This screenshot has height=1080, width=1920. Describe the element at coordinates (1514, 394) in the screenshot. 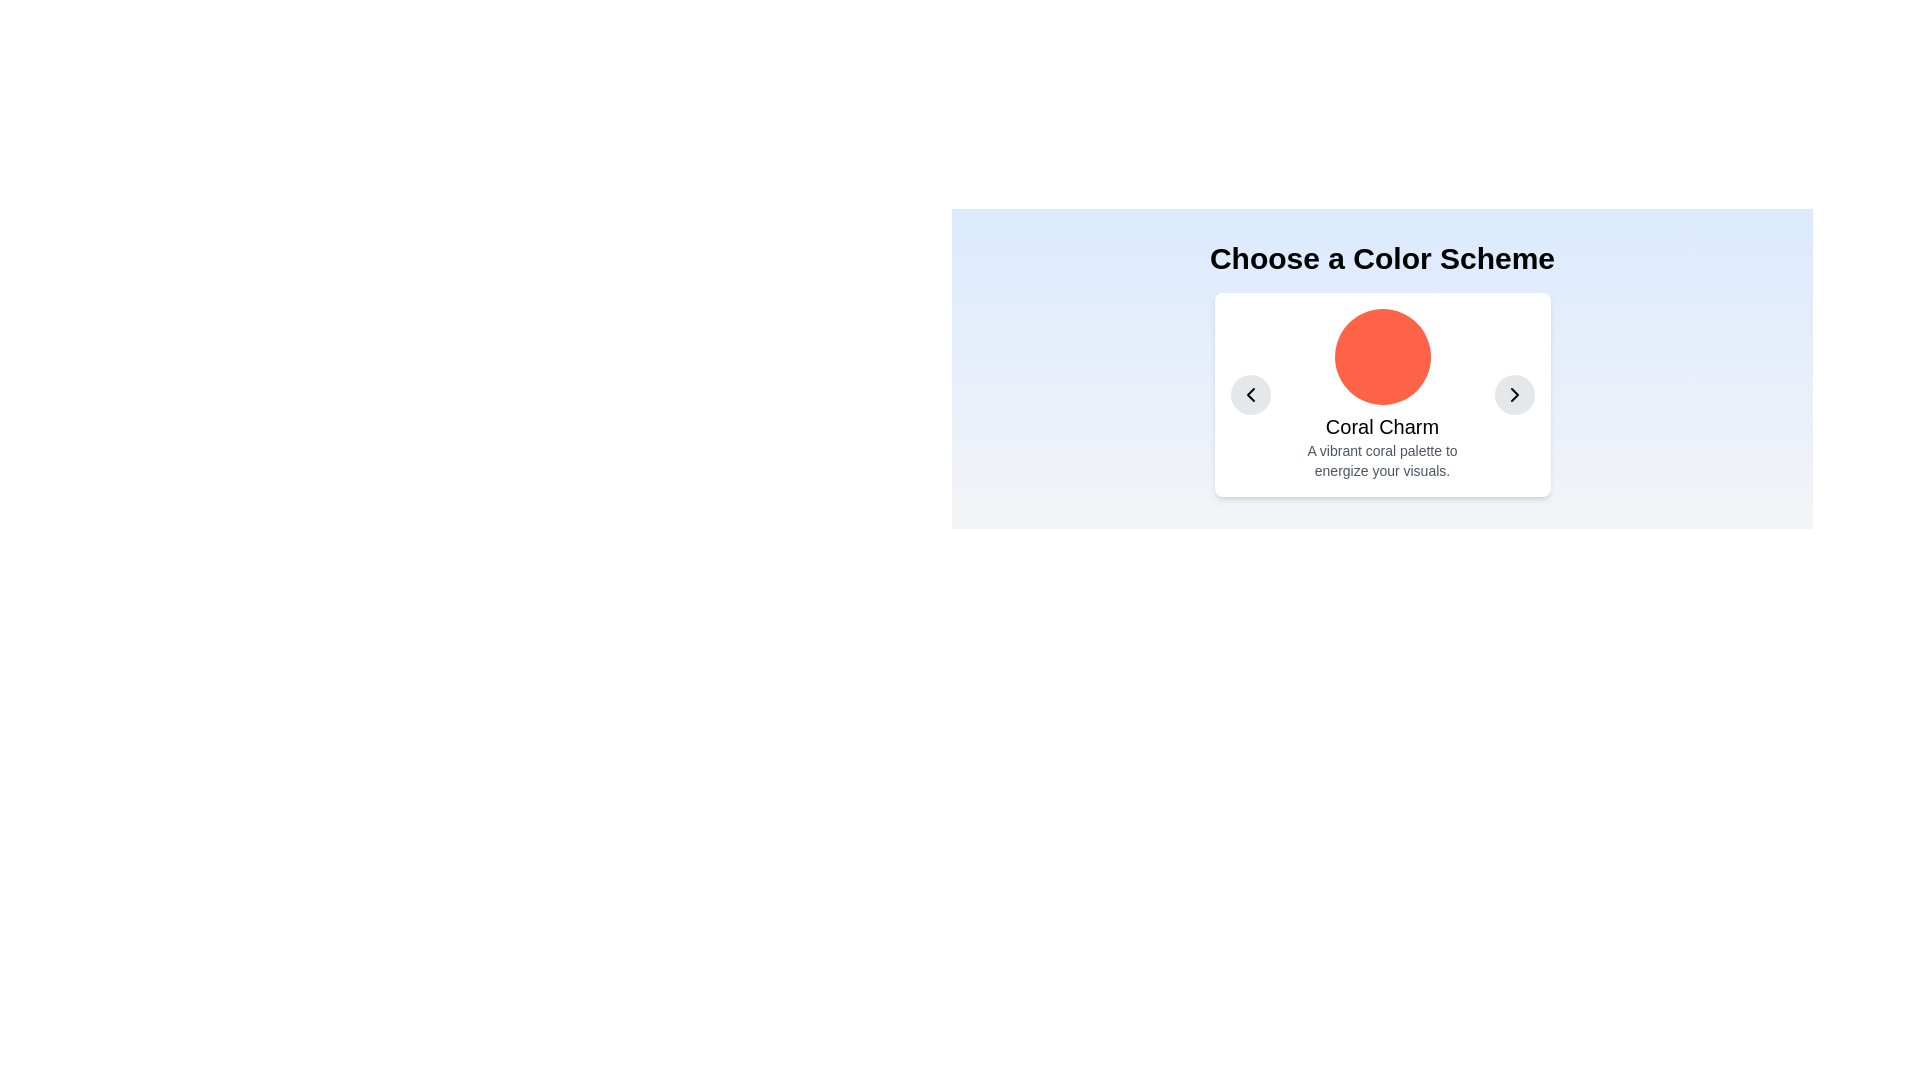

I see `the circular button with a light gray background and a right-pointing chevron symbol inside to observe the background change effect` at that location.